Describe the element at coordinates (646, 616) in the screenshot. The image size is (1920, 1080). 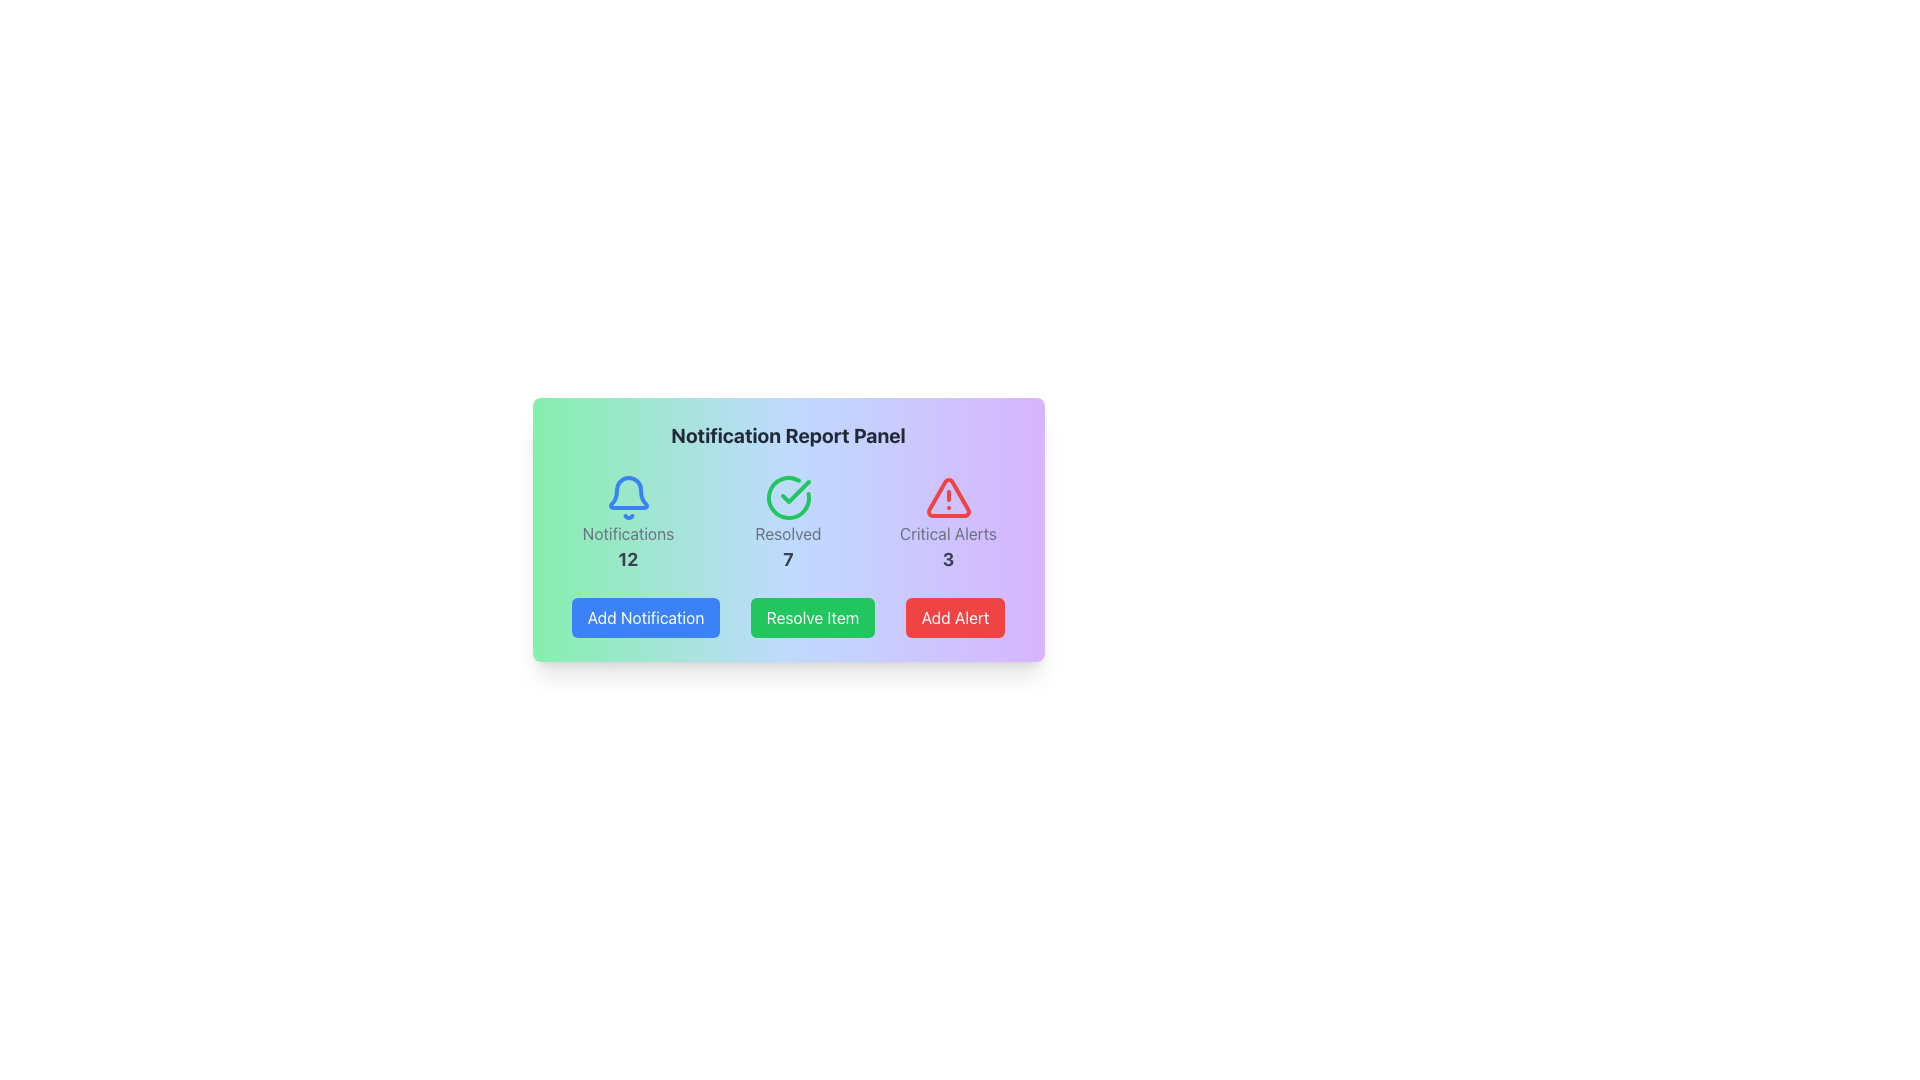
I see `the blue button labeled 'Add Notification' located under the 'Notifications' section of the 'Notification Report Panel'` at that location.